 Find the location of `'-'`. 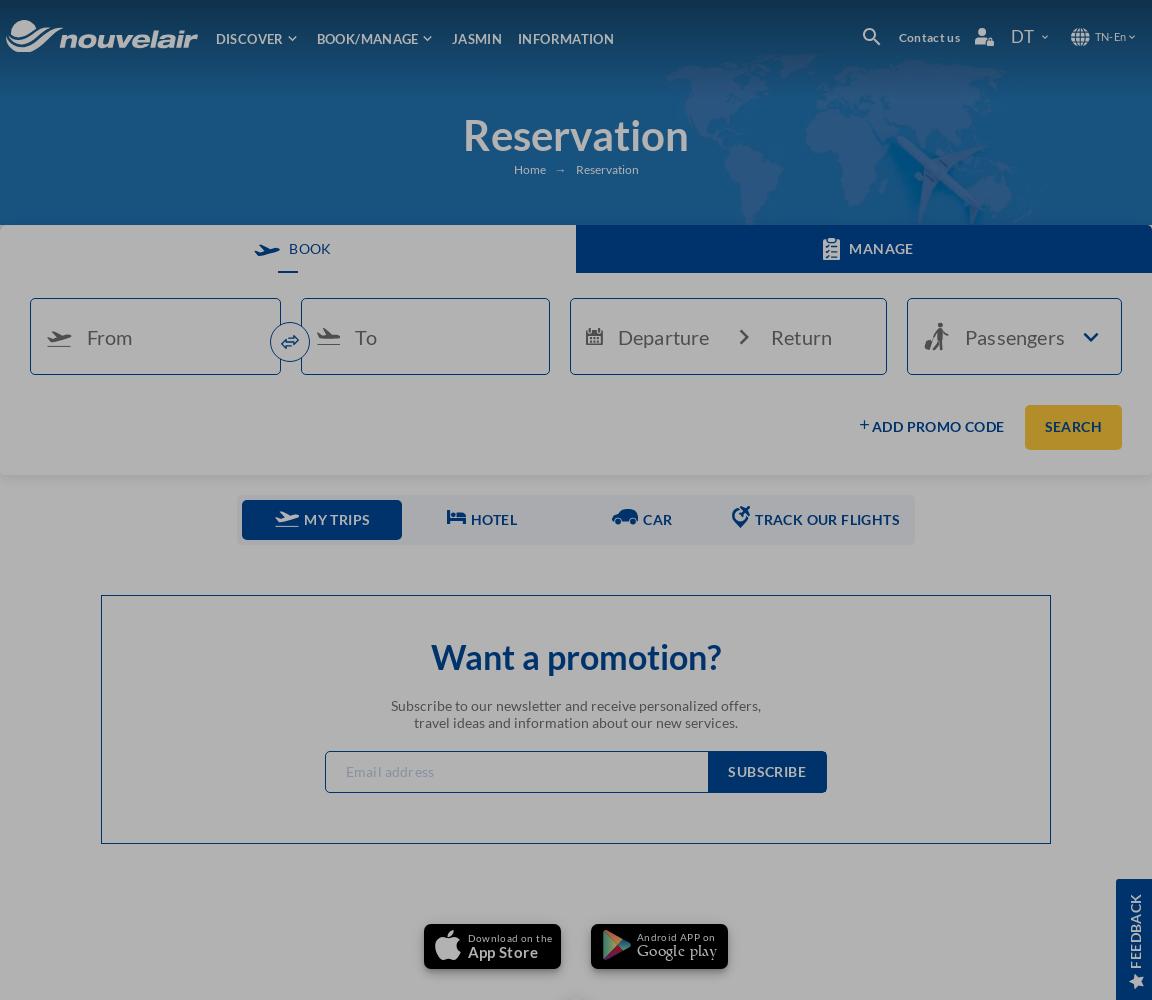

'-' is located at coordinates (1109, 36).